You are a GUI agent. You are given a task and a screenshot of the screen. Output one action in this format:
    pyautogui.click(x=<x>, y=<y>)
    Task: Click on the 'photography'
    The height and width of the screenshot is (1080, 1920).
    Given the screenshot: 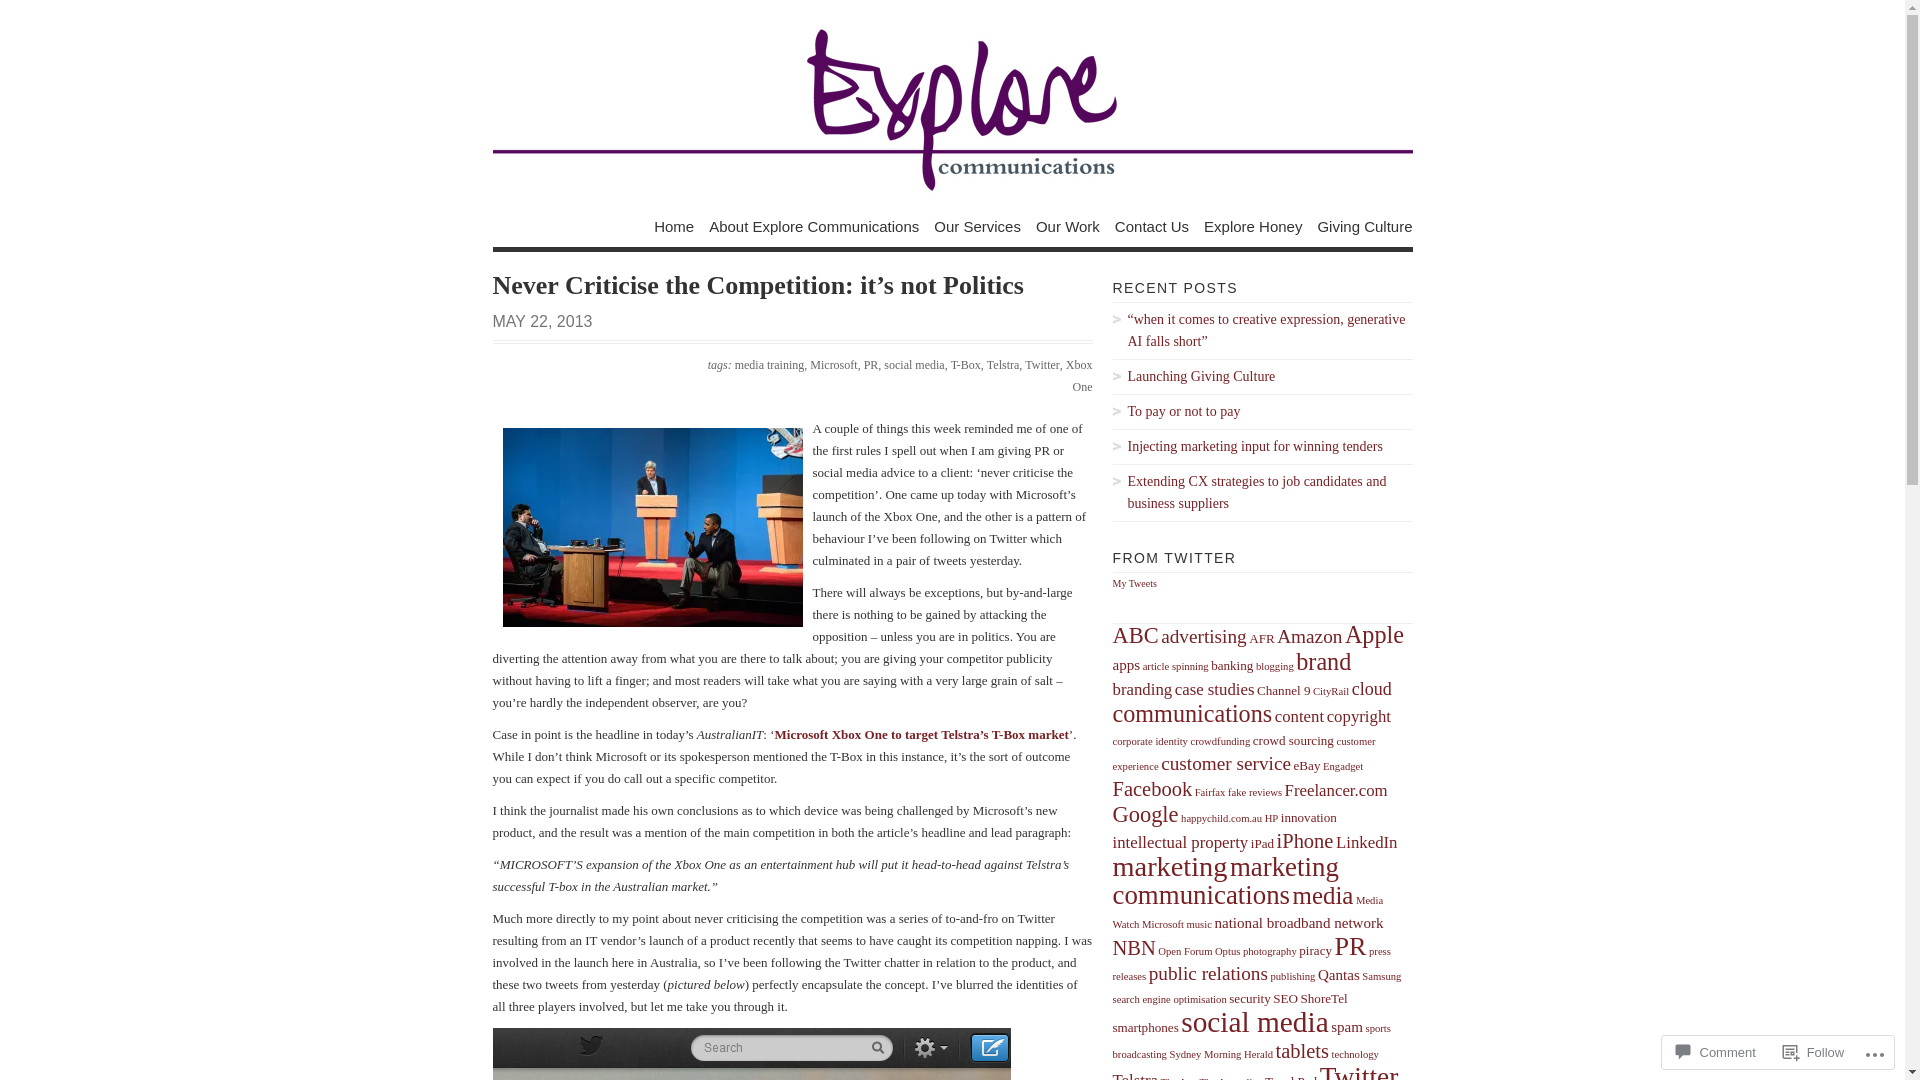 What is the action you would take?
    pyautogui.click(x=1269, y=950)
    